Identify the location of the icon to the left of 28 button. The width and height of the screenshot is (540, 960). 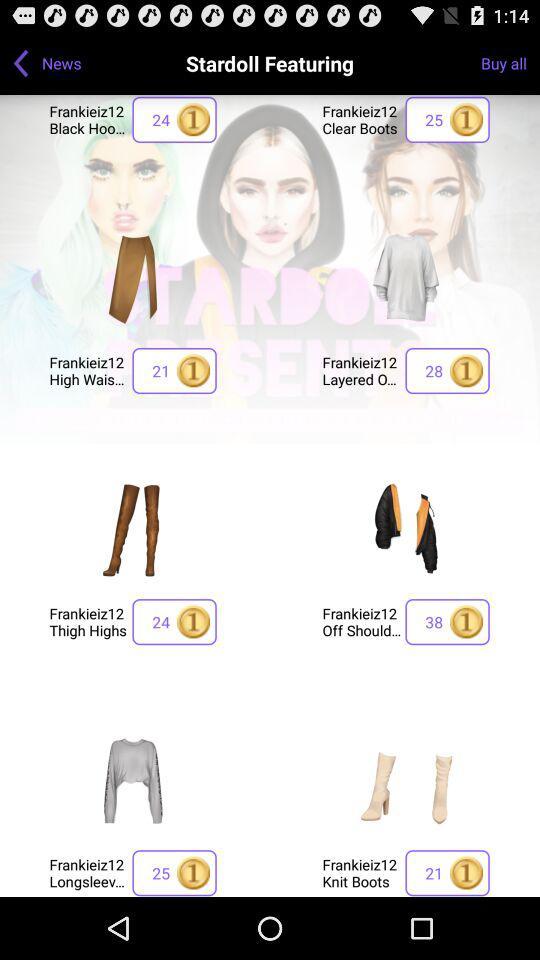
(360, 369).